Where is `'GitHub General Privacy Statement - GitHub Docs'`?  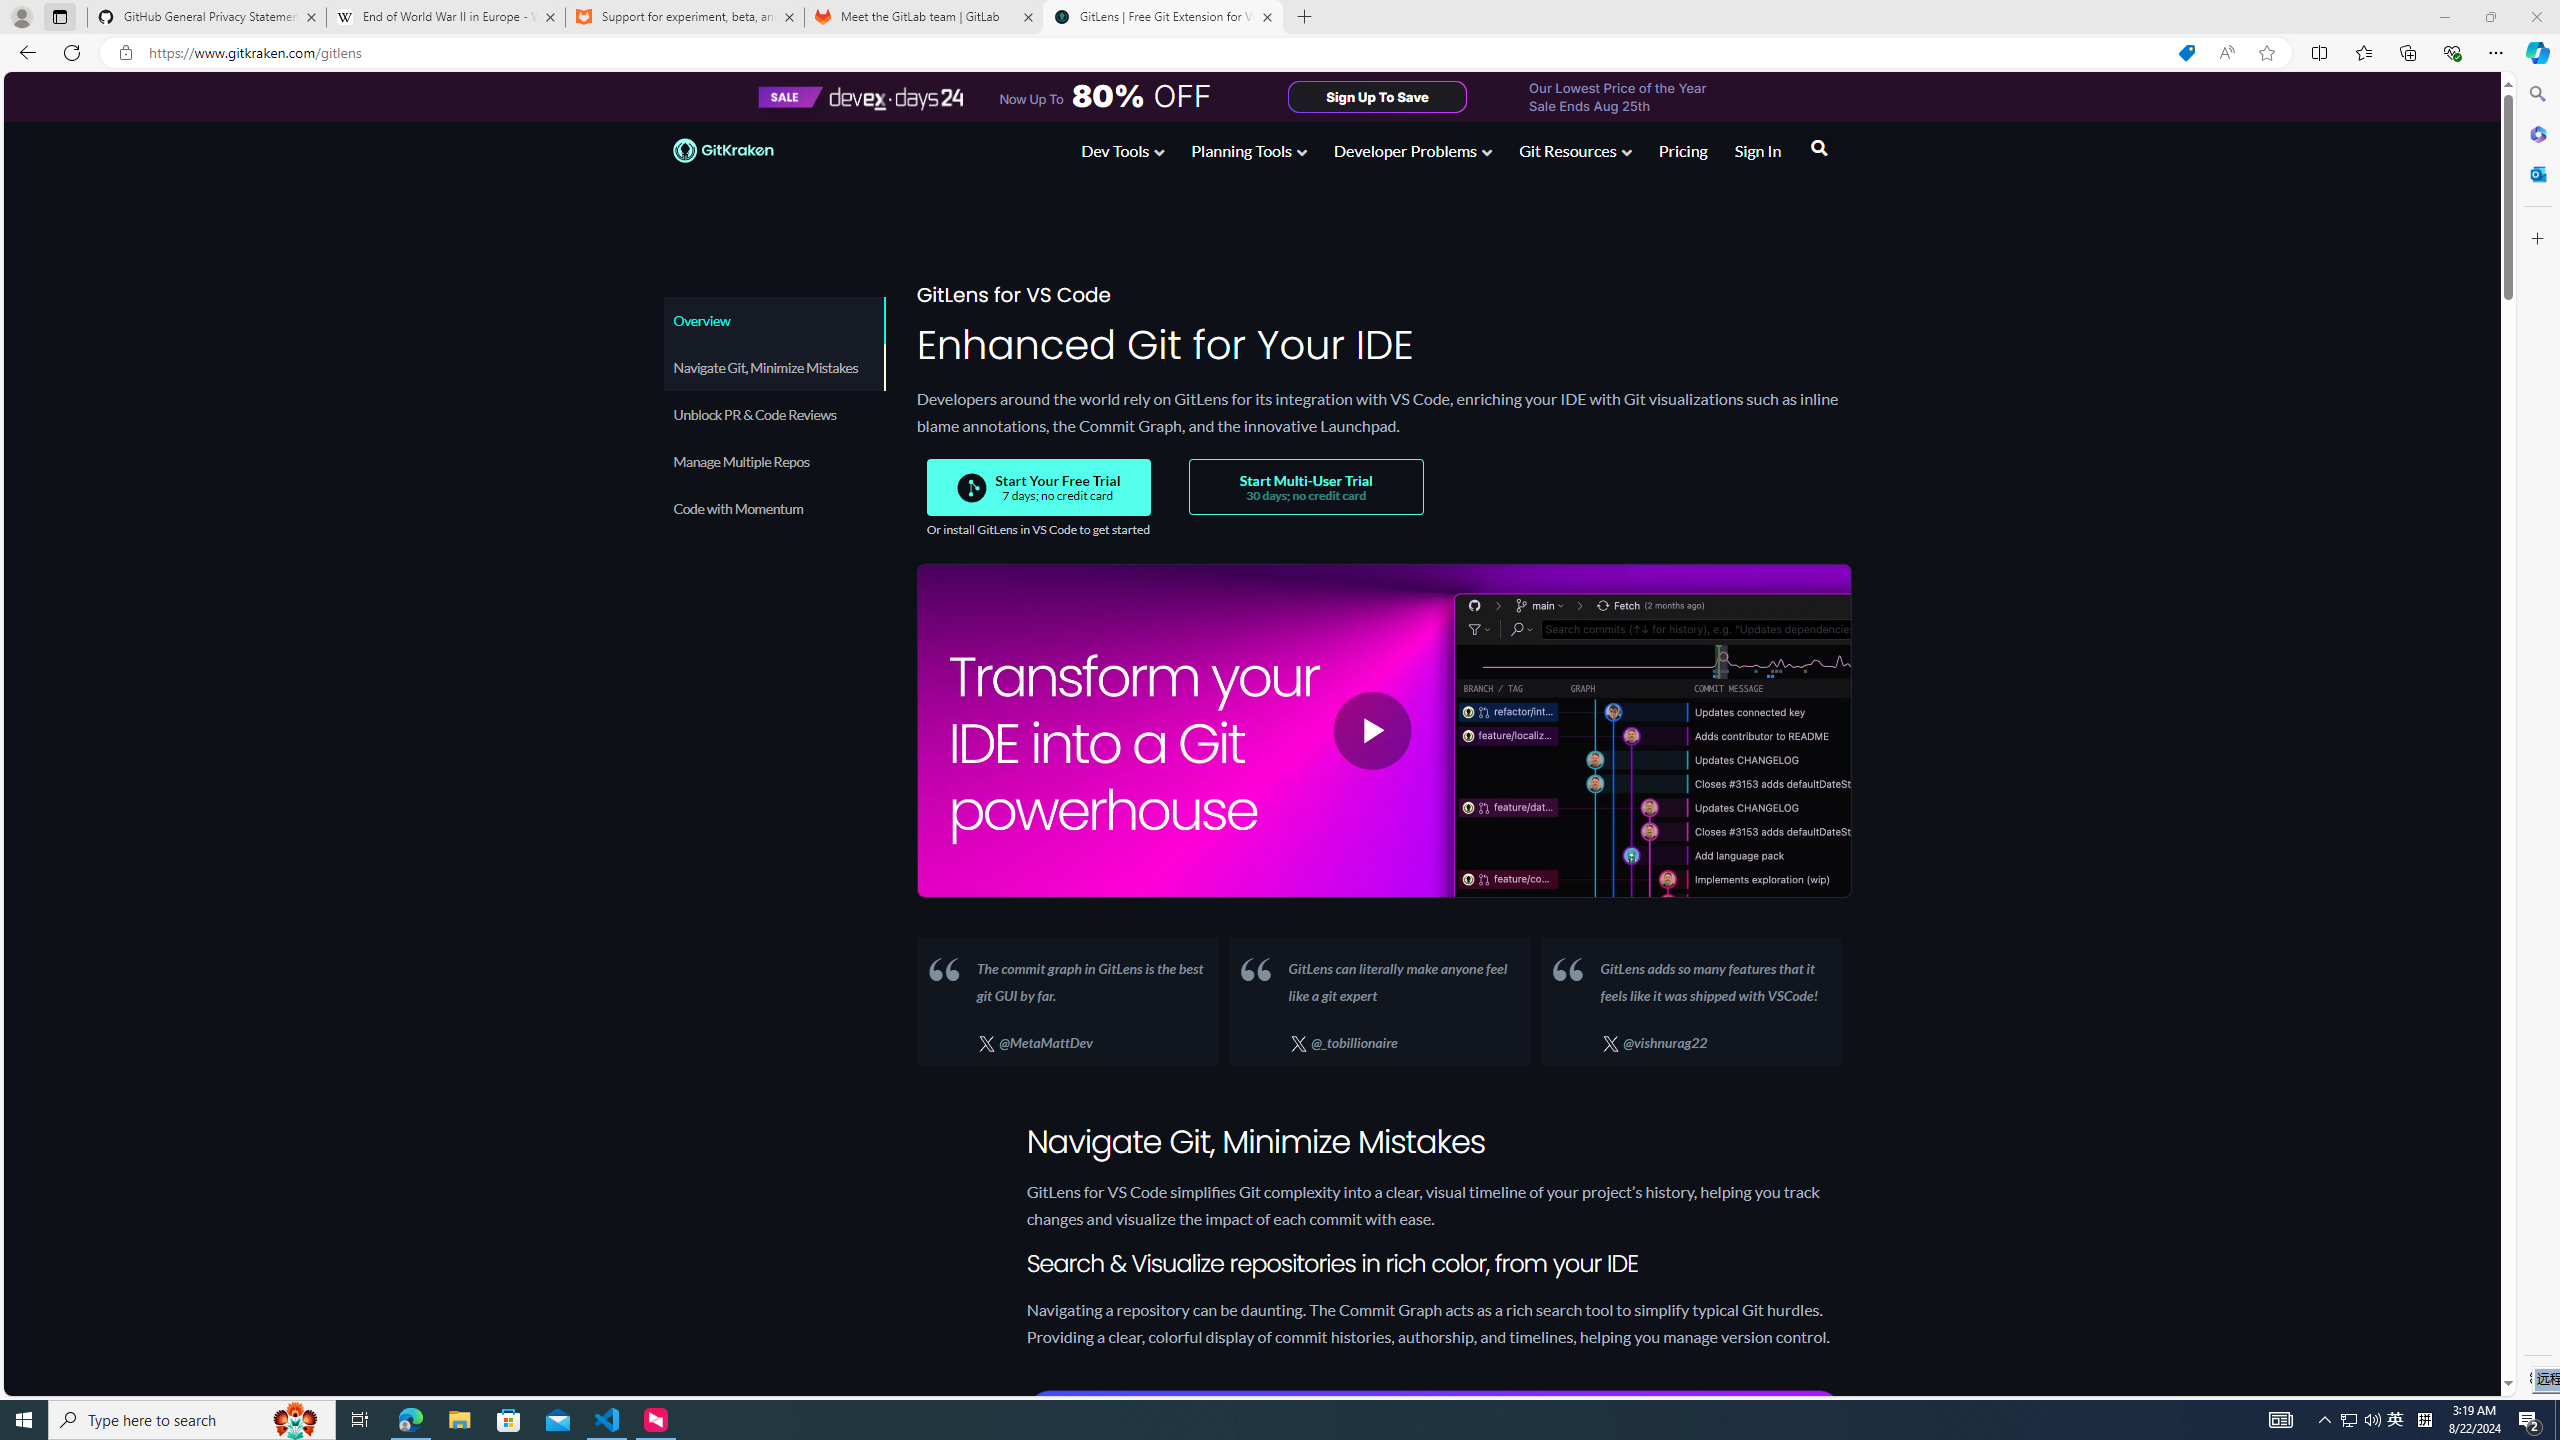
'GitHub General Privacy Statement - GitHub Docs' is located at coordinates (207, 16).